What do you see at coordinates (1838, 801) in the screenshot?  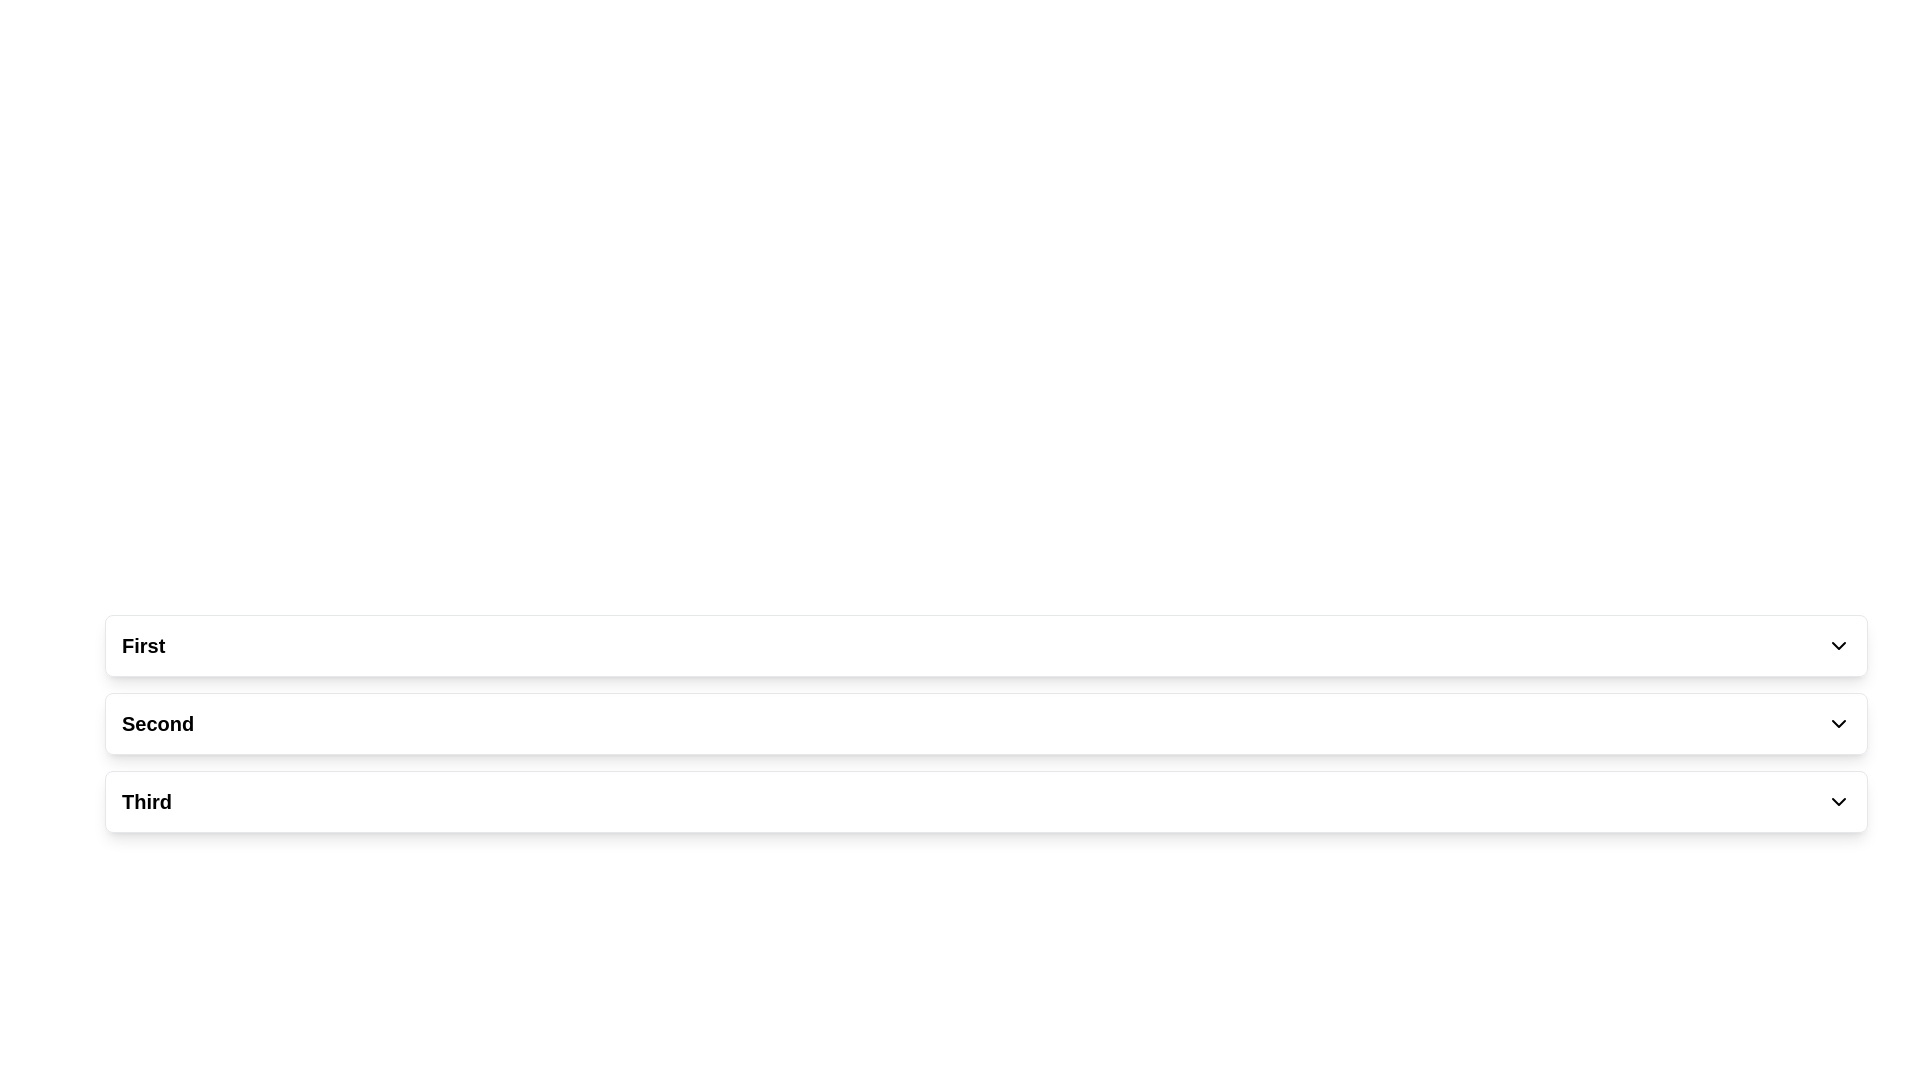 I see `the Dropdown indicator icon located to the right of the 'Third' text label` at bounding box center [1838, 801].